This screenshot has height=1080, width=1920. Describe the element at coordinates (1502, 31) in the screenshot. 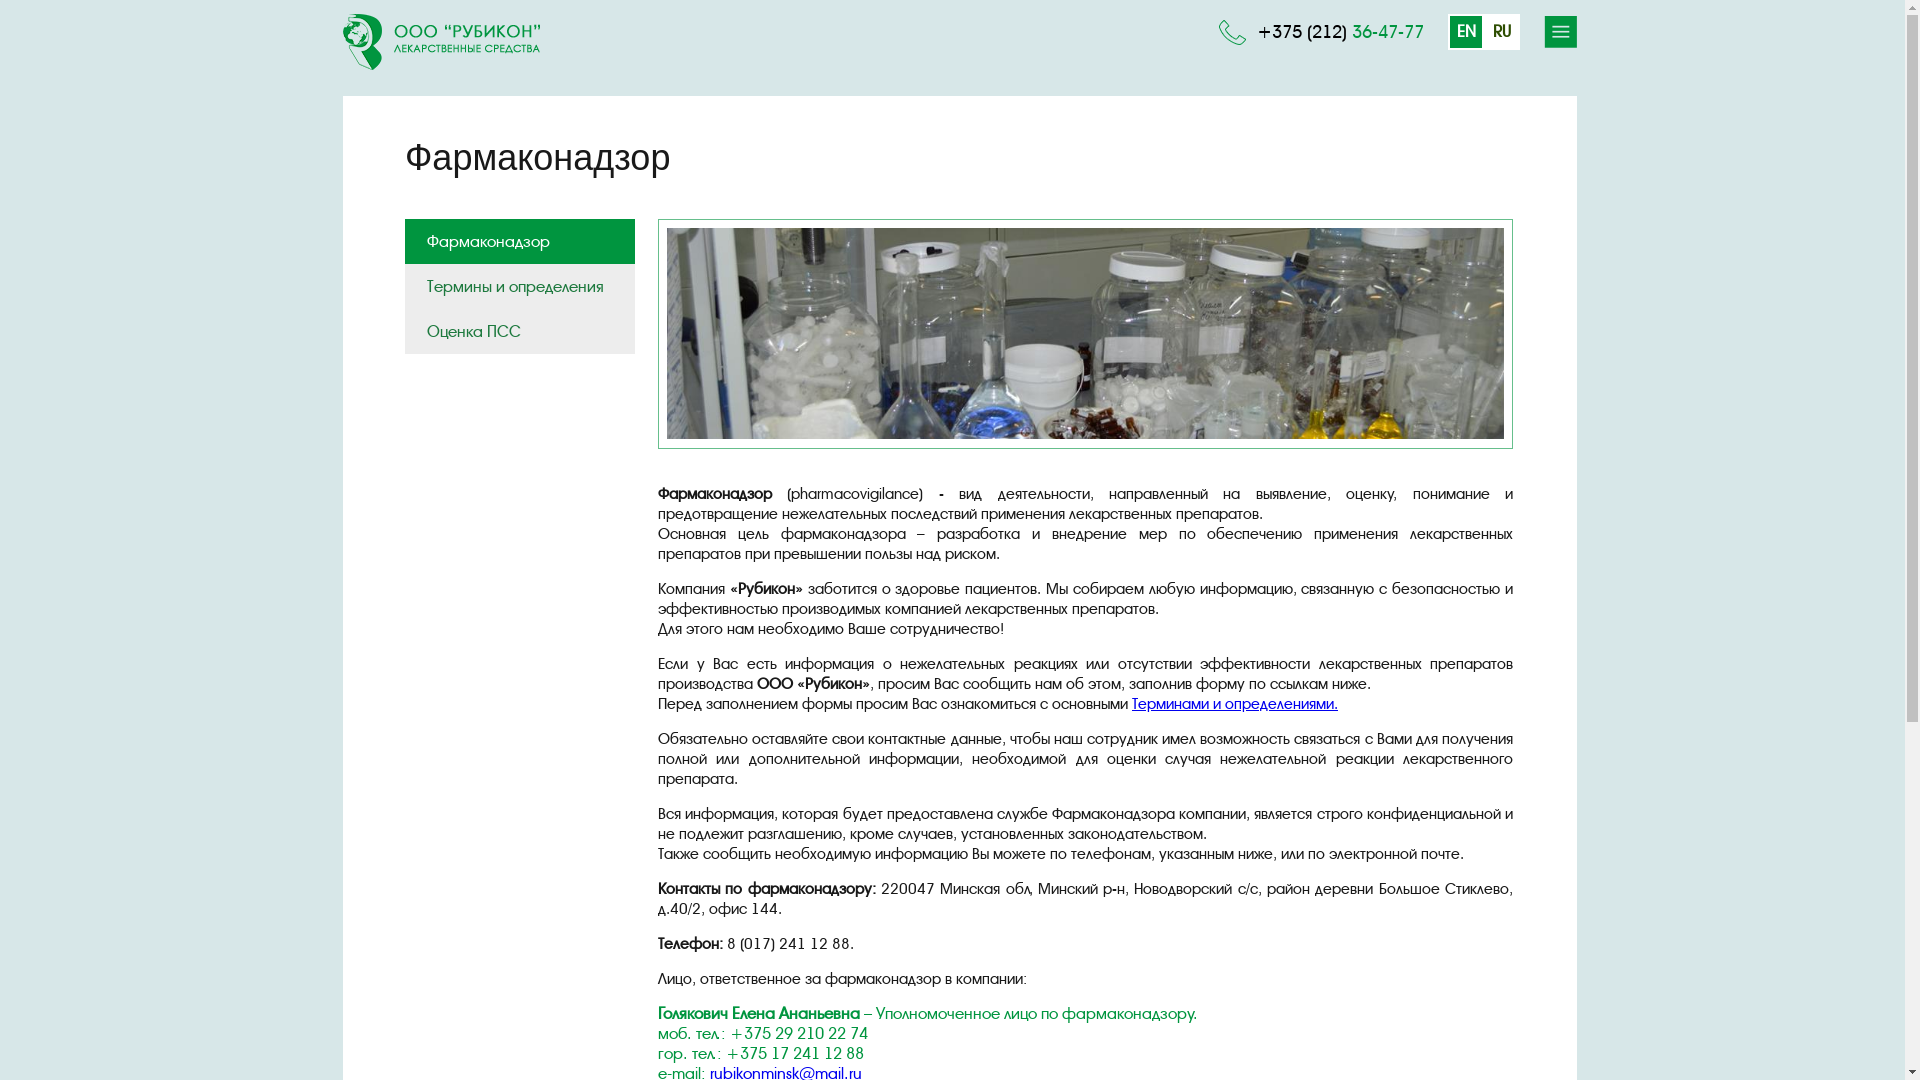

I see `'RU'` at that location.